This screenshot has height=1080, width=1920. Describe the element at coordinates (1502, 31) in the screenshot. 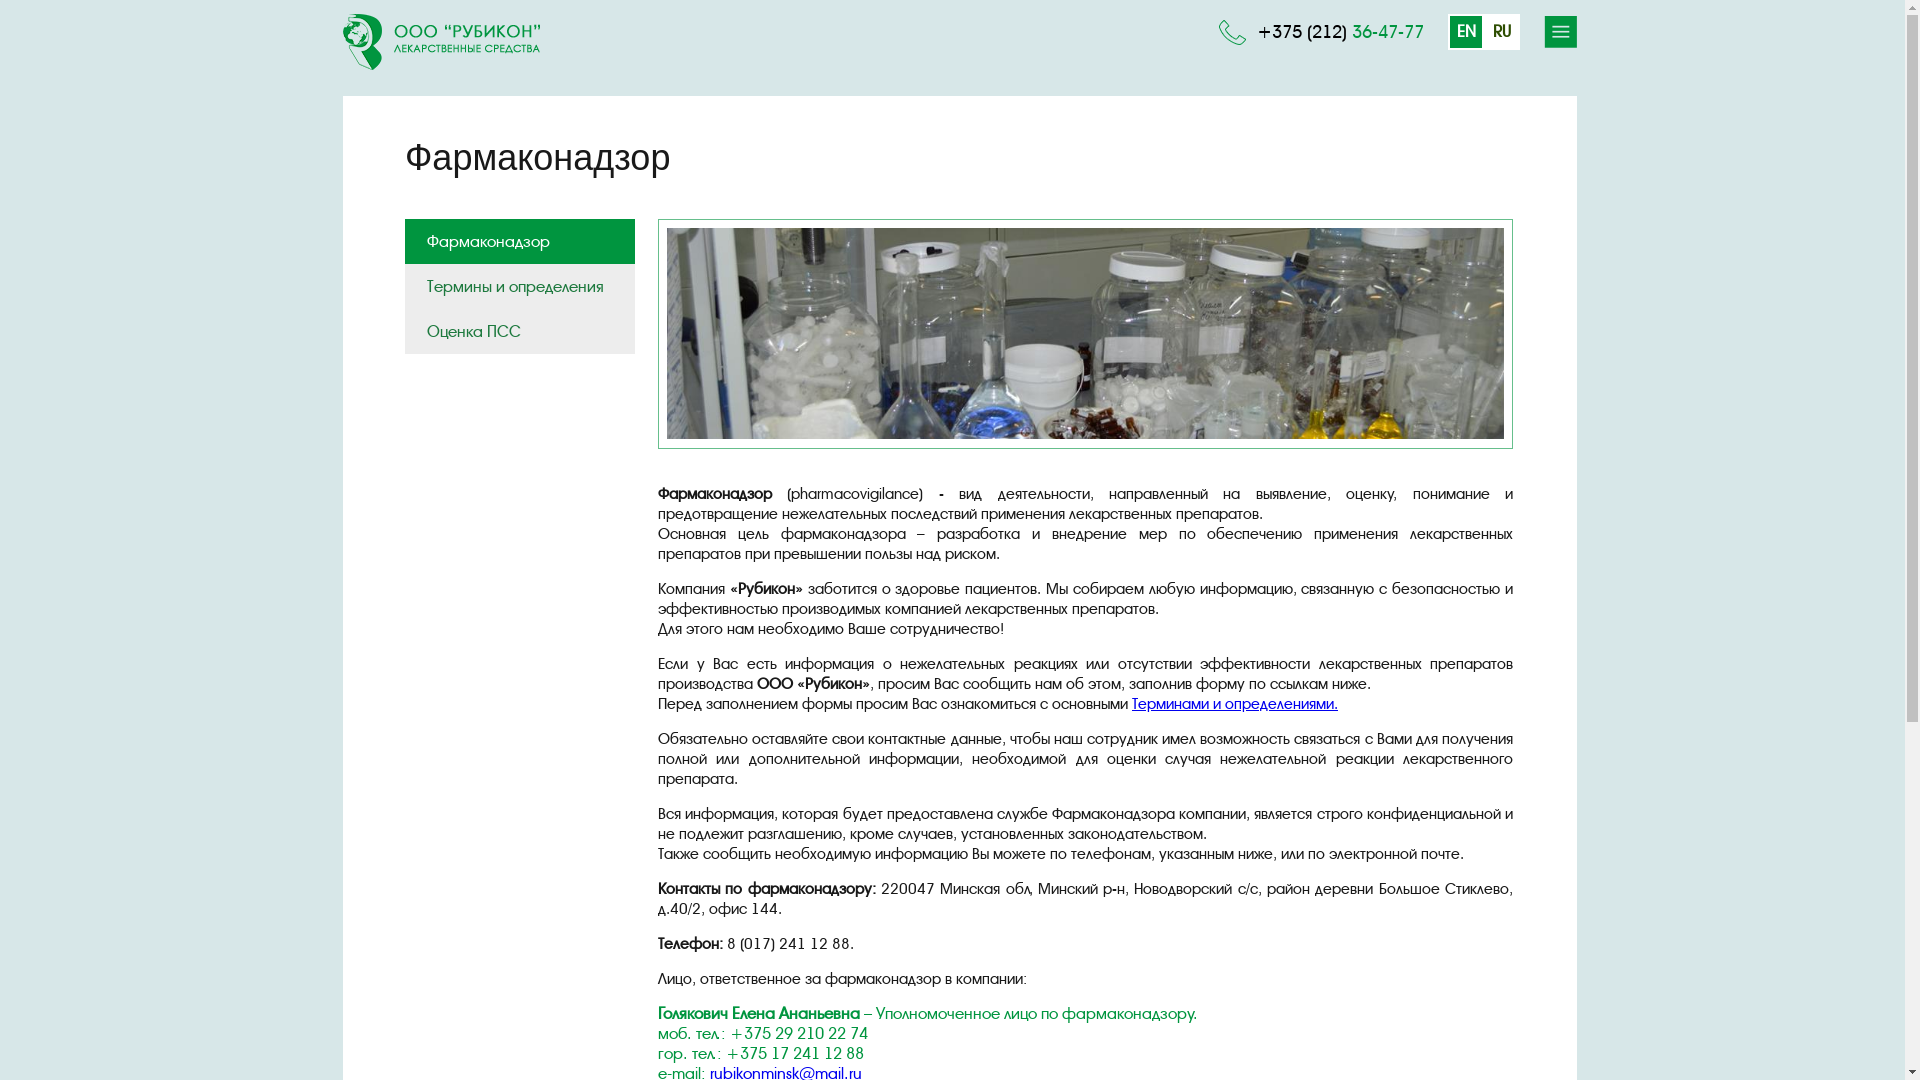

I see `'RU'` at that location.